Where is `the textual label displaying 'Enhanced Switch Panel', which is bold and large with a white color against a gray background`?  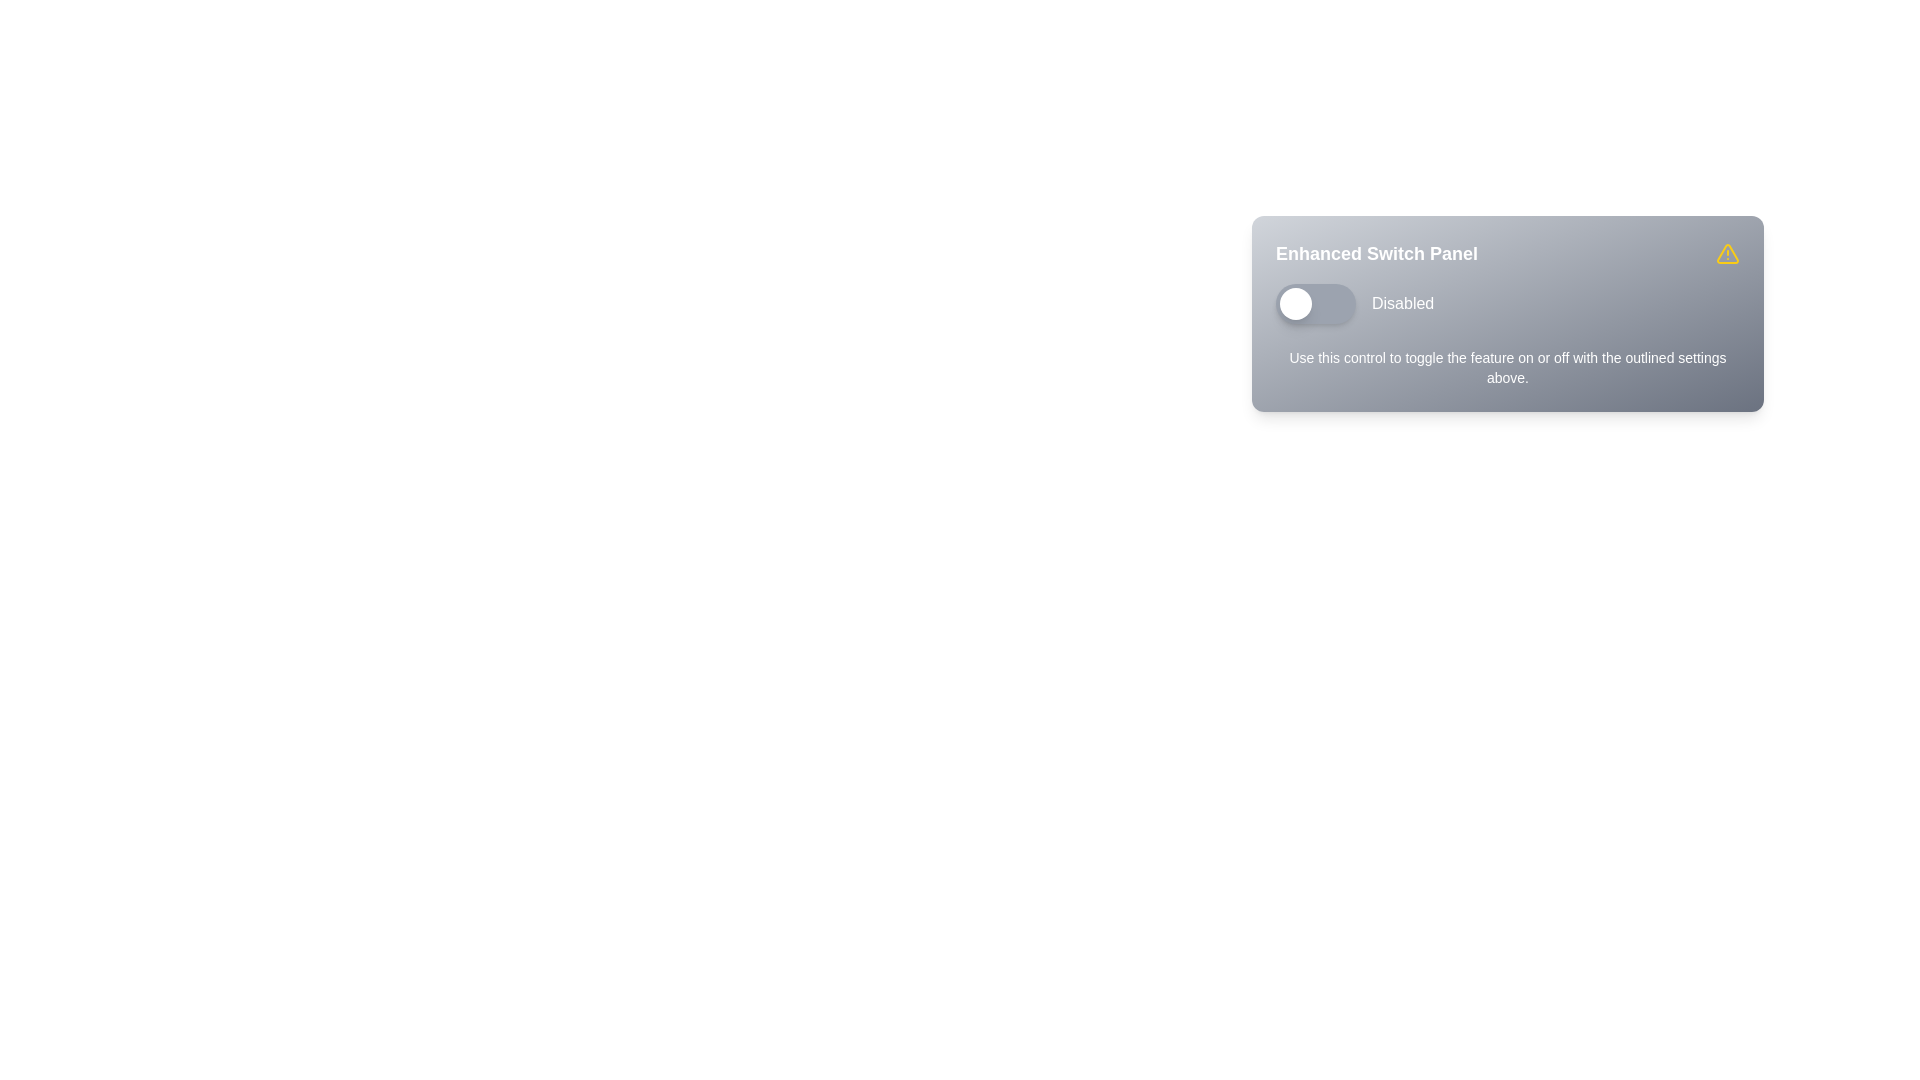
the textual label displaying 'Enhanced Switch Panel', which is bold and large with a white color against a gray background is located at coordinates (1376, 253).